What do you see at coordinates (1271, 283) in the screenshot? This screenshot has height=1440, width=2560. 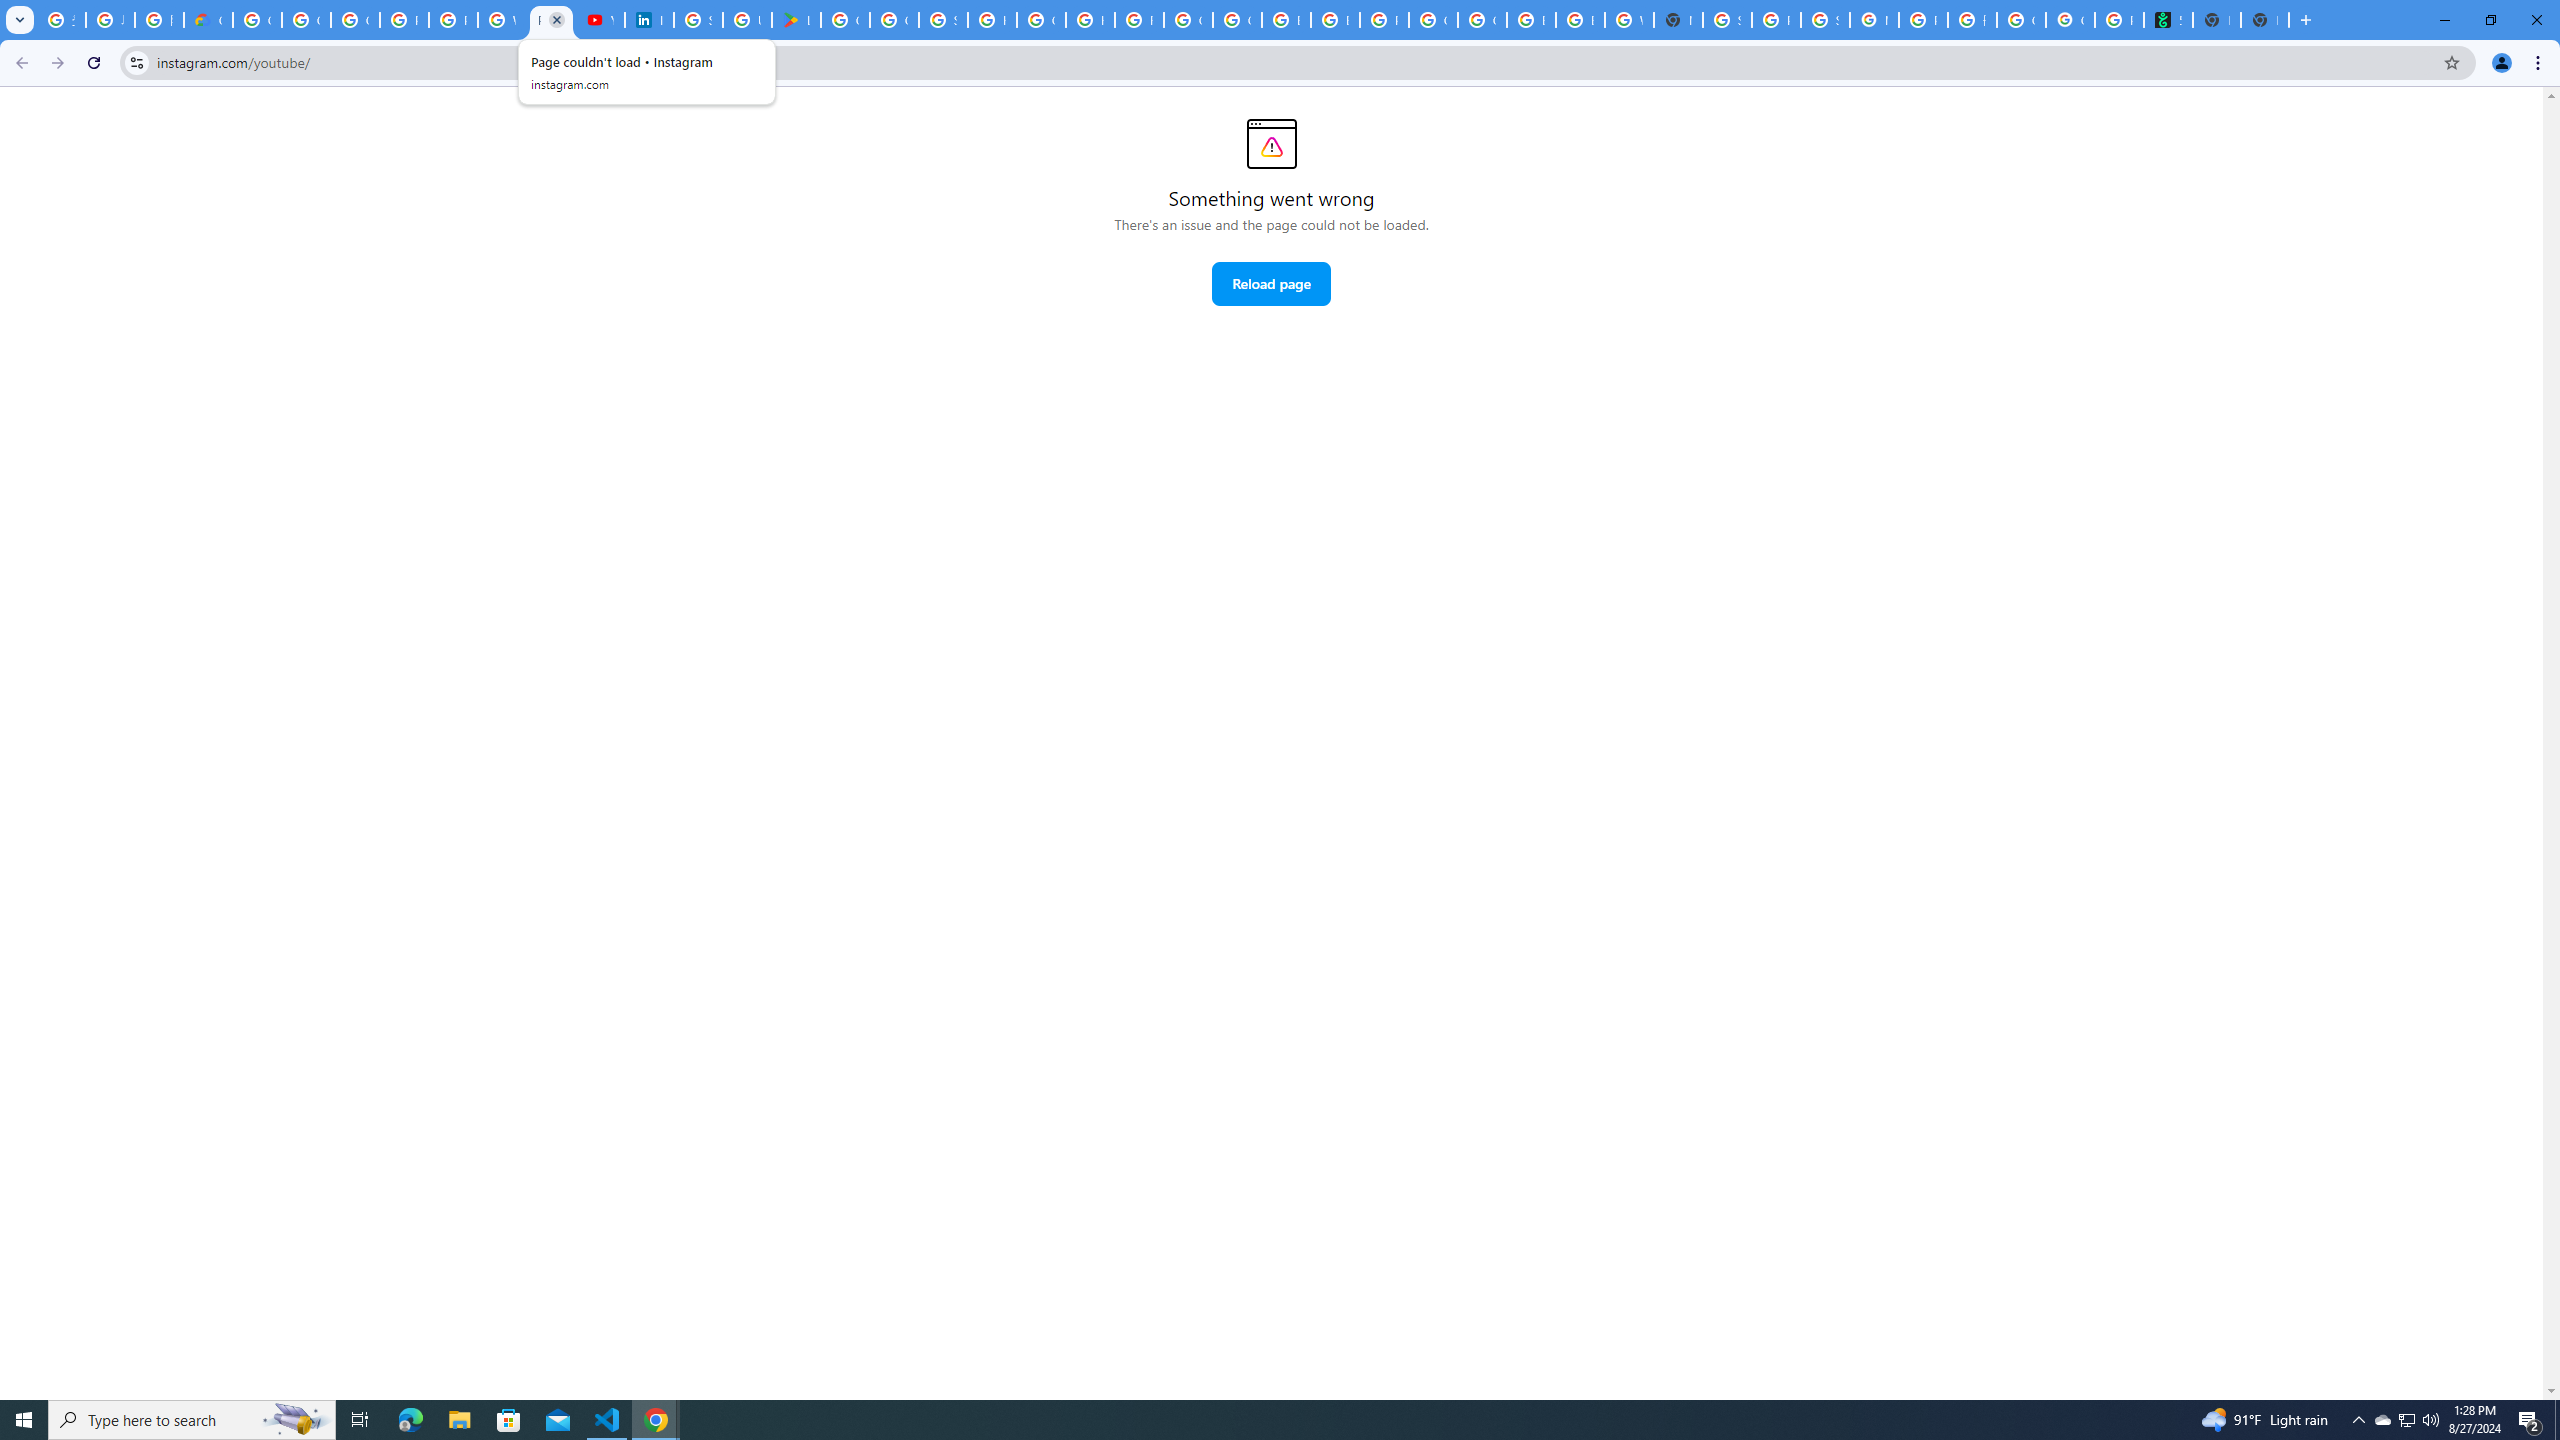 I see `'Reload page'` at bounding box center [1271, 283].